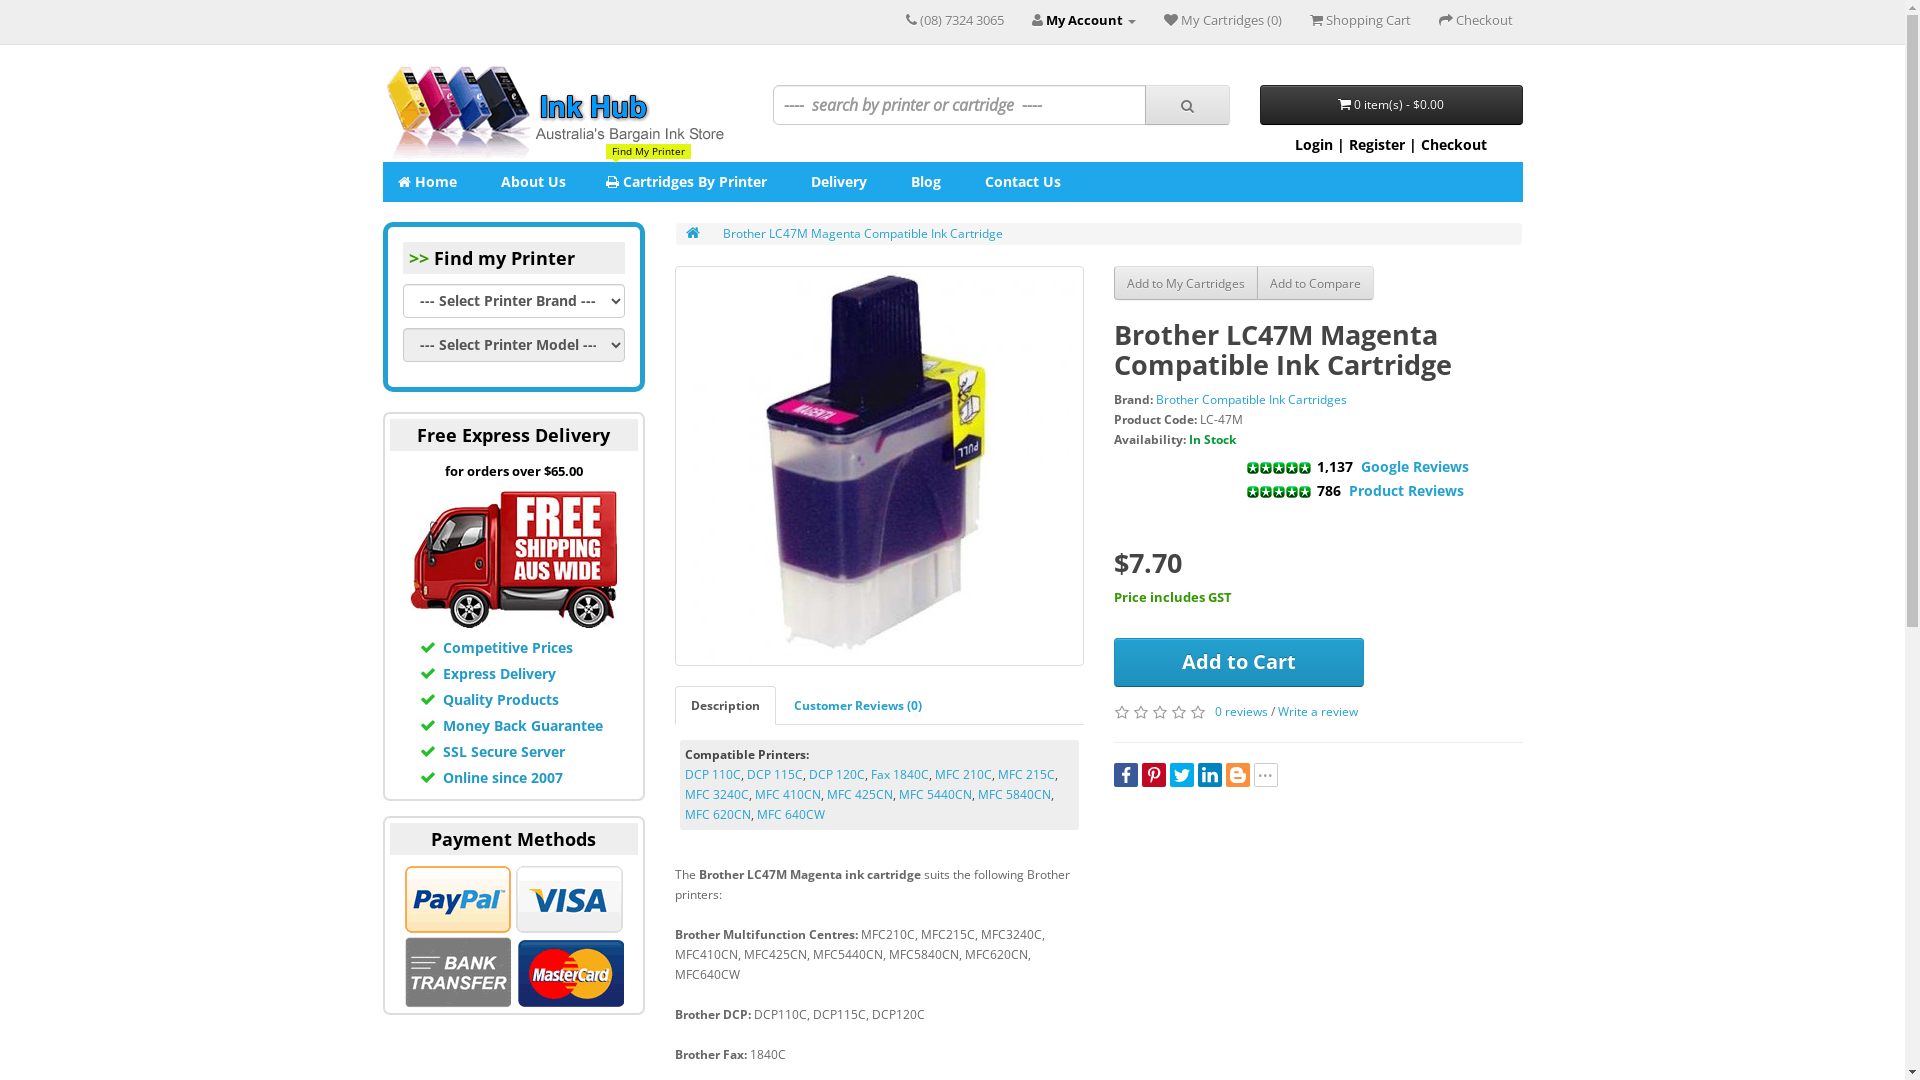  I want to click on 'Fax 1840C', so click(899, 773).